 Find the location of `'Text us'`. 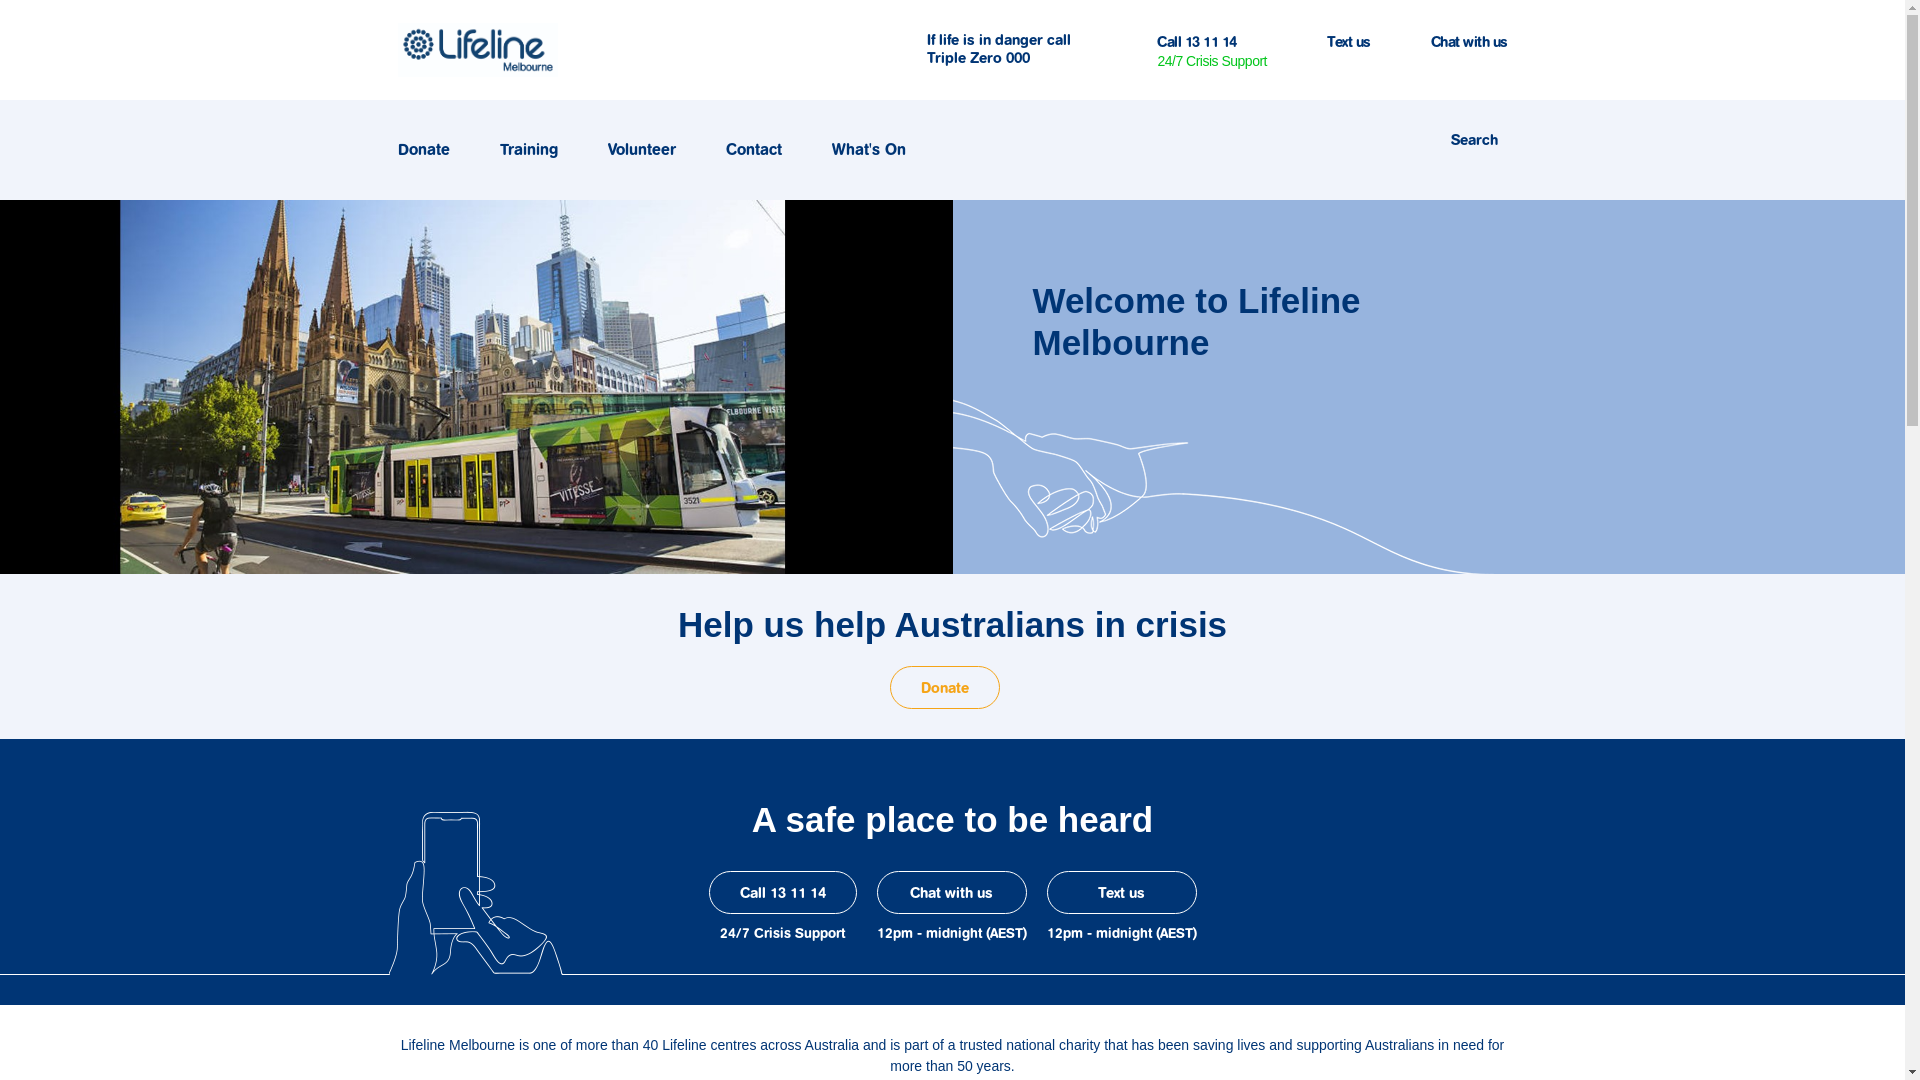

'Text us' is located at coordinates (1045, 891).